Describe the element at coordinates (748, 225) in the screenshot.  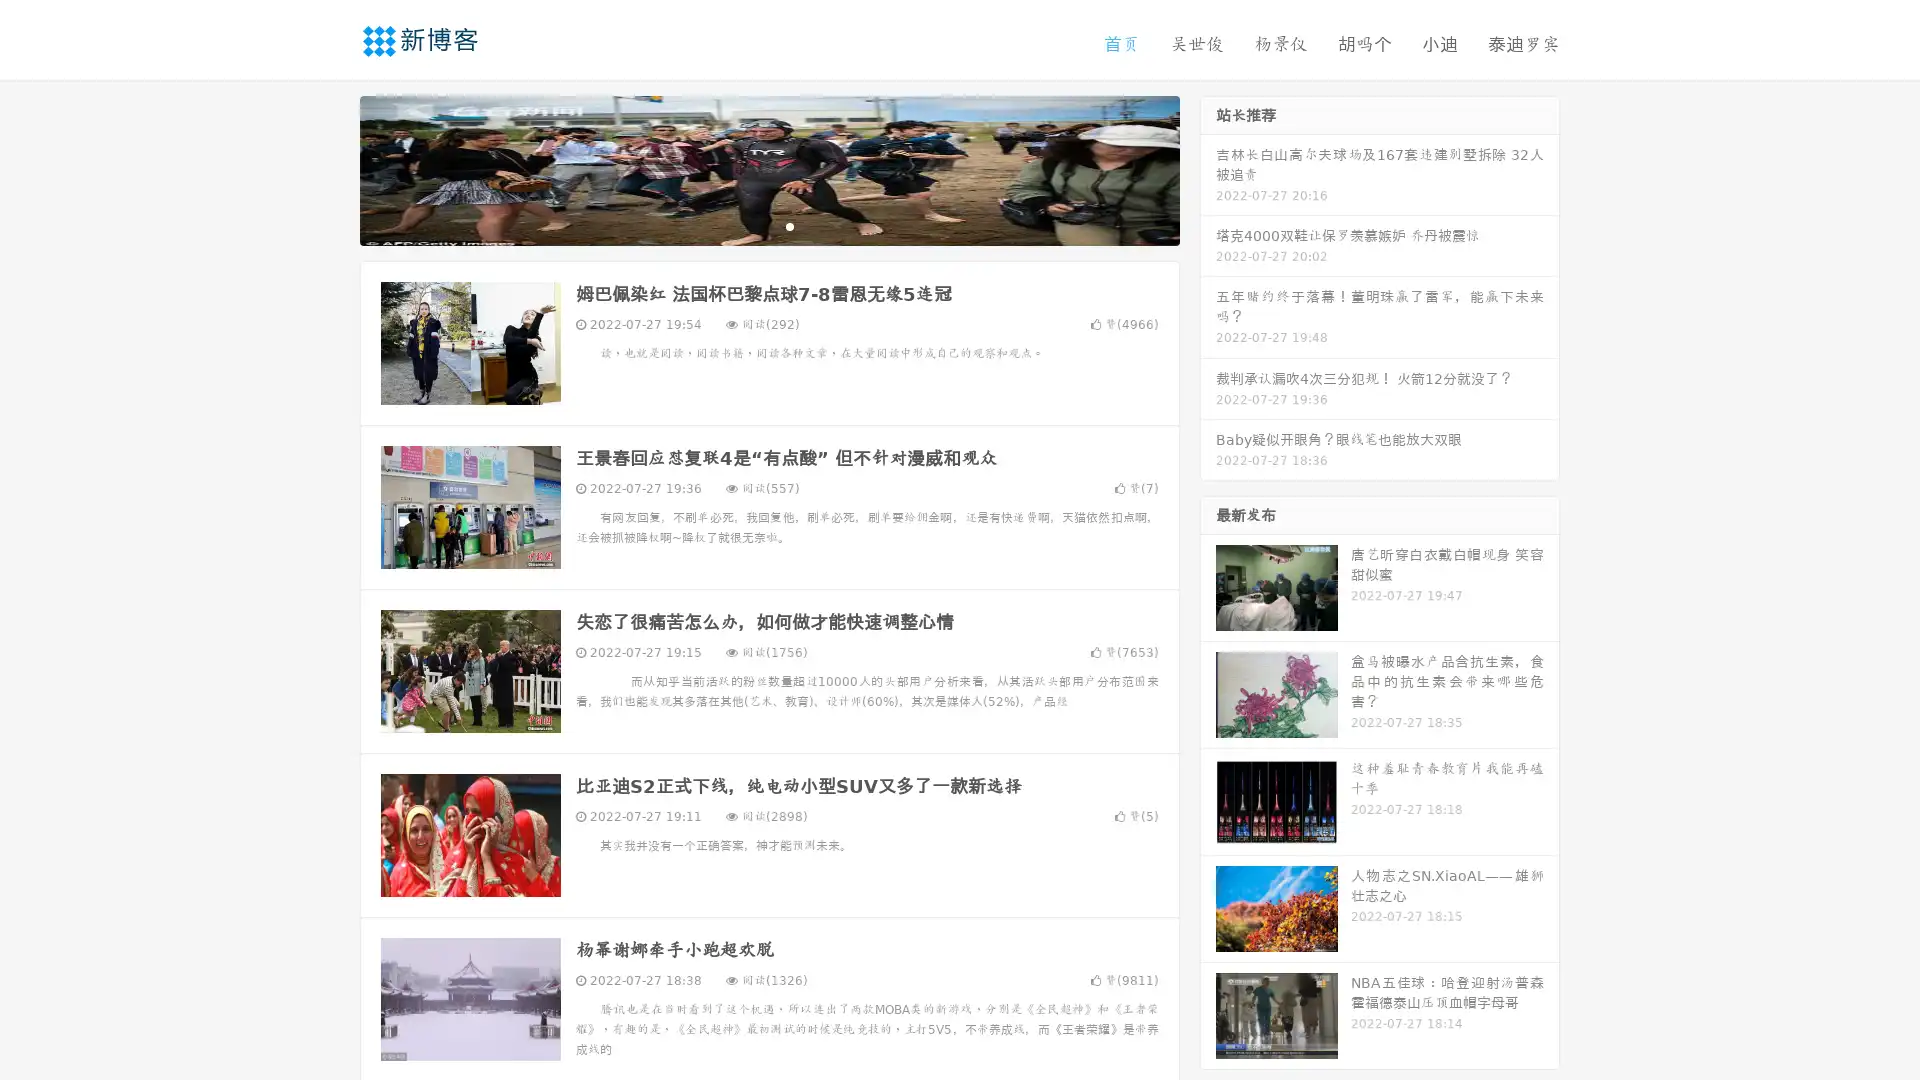
I see `Go to slide 1` at that location.